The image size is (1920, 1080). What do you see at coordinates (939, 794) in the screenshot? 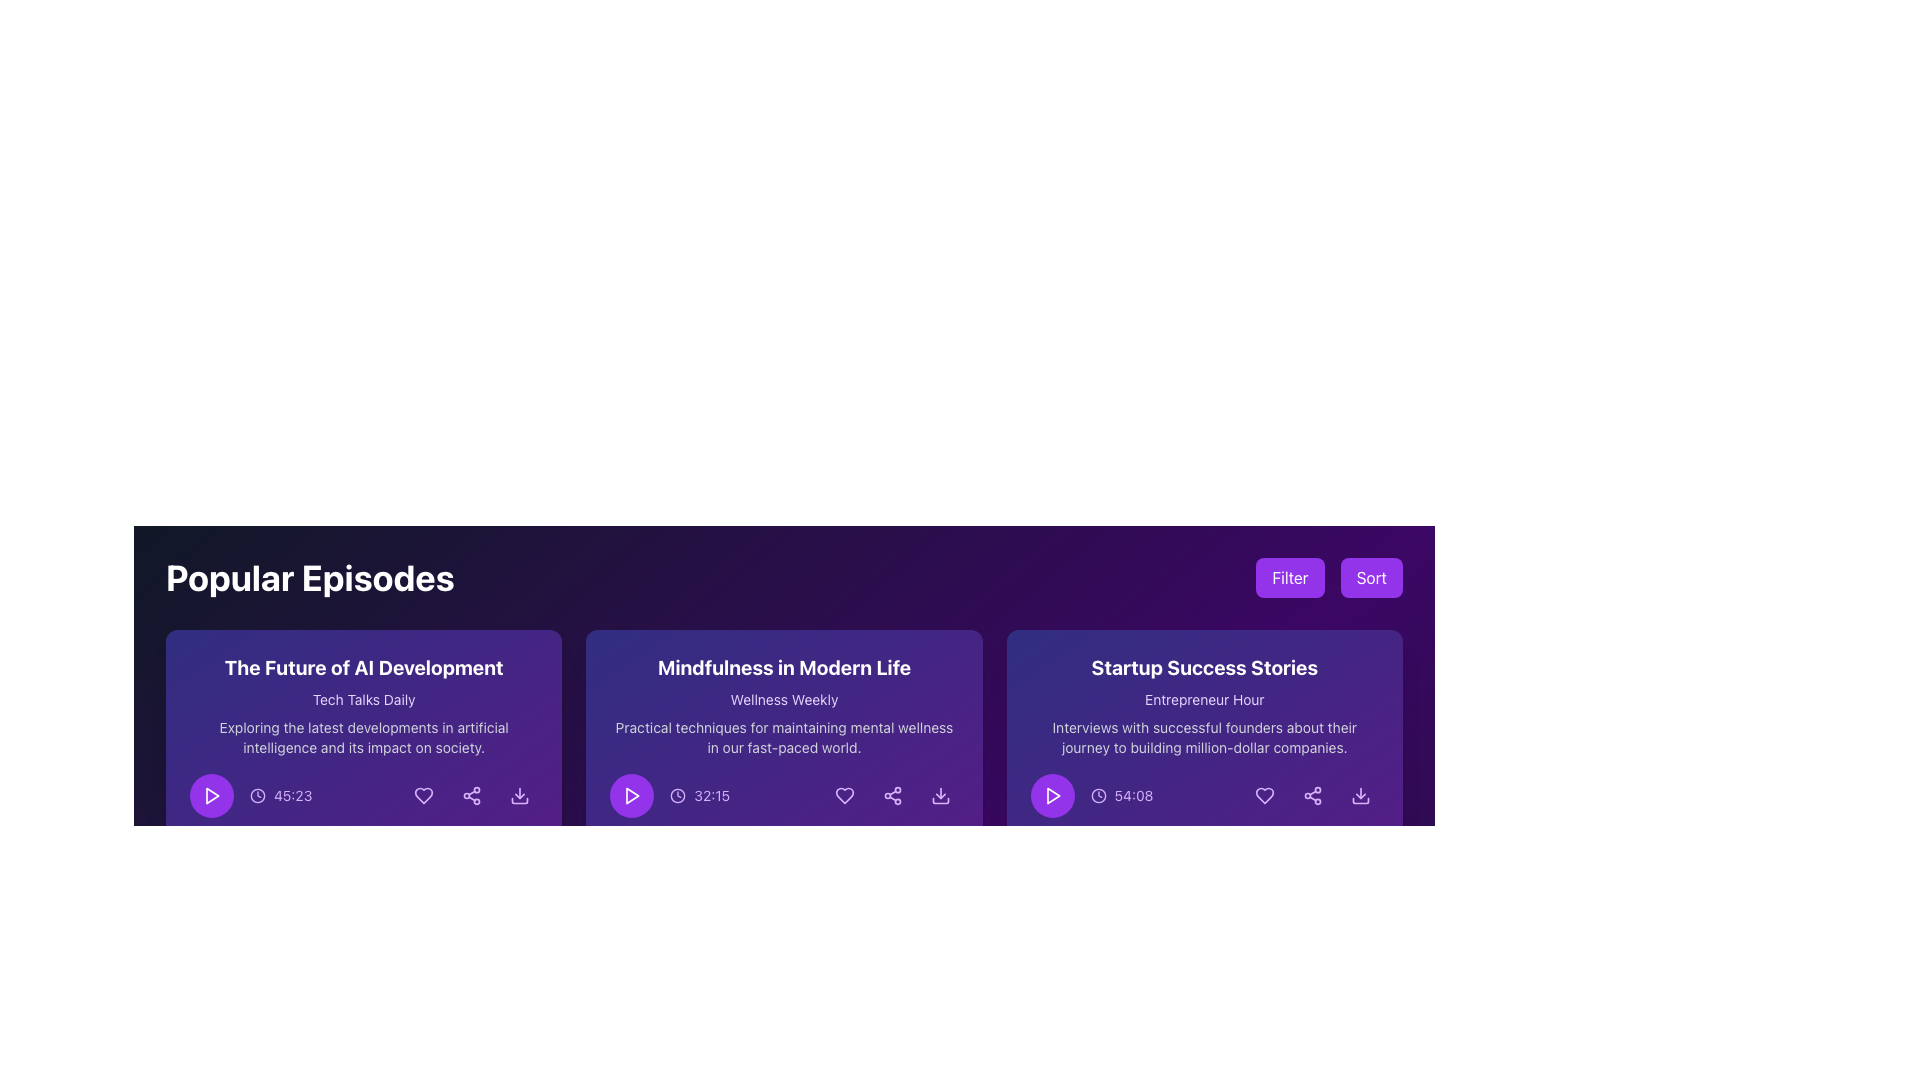
I see `the circular purple button with a downward arrow icon located at the bottom-right corner of the 'Mindfulness in Modern Life' card to download the content` at bounding box center [939, 794].